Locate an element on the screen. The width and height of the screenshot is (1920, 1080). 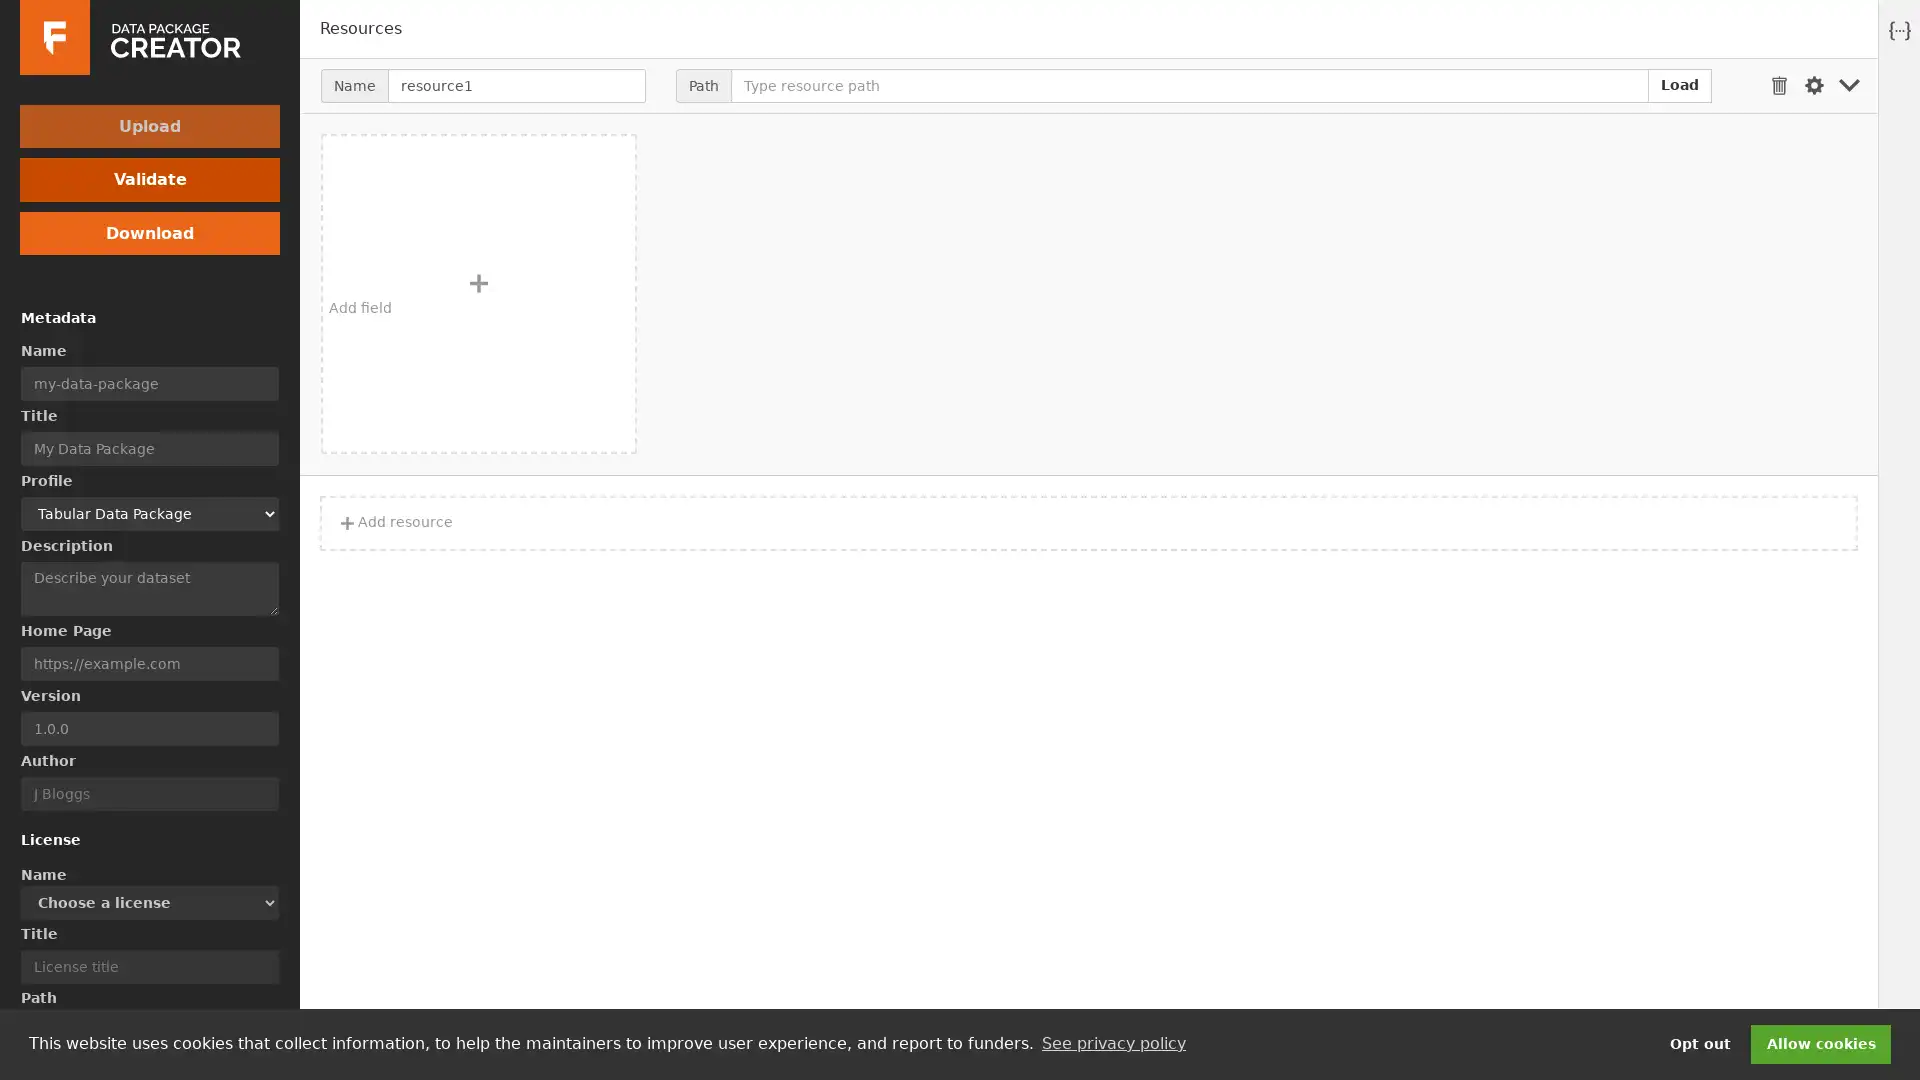
dismiss cookie message is located at coordinates (1820, 1043).